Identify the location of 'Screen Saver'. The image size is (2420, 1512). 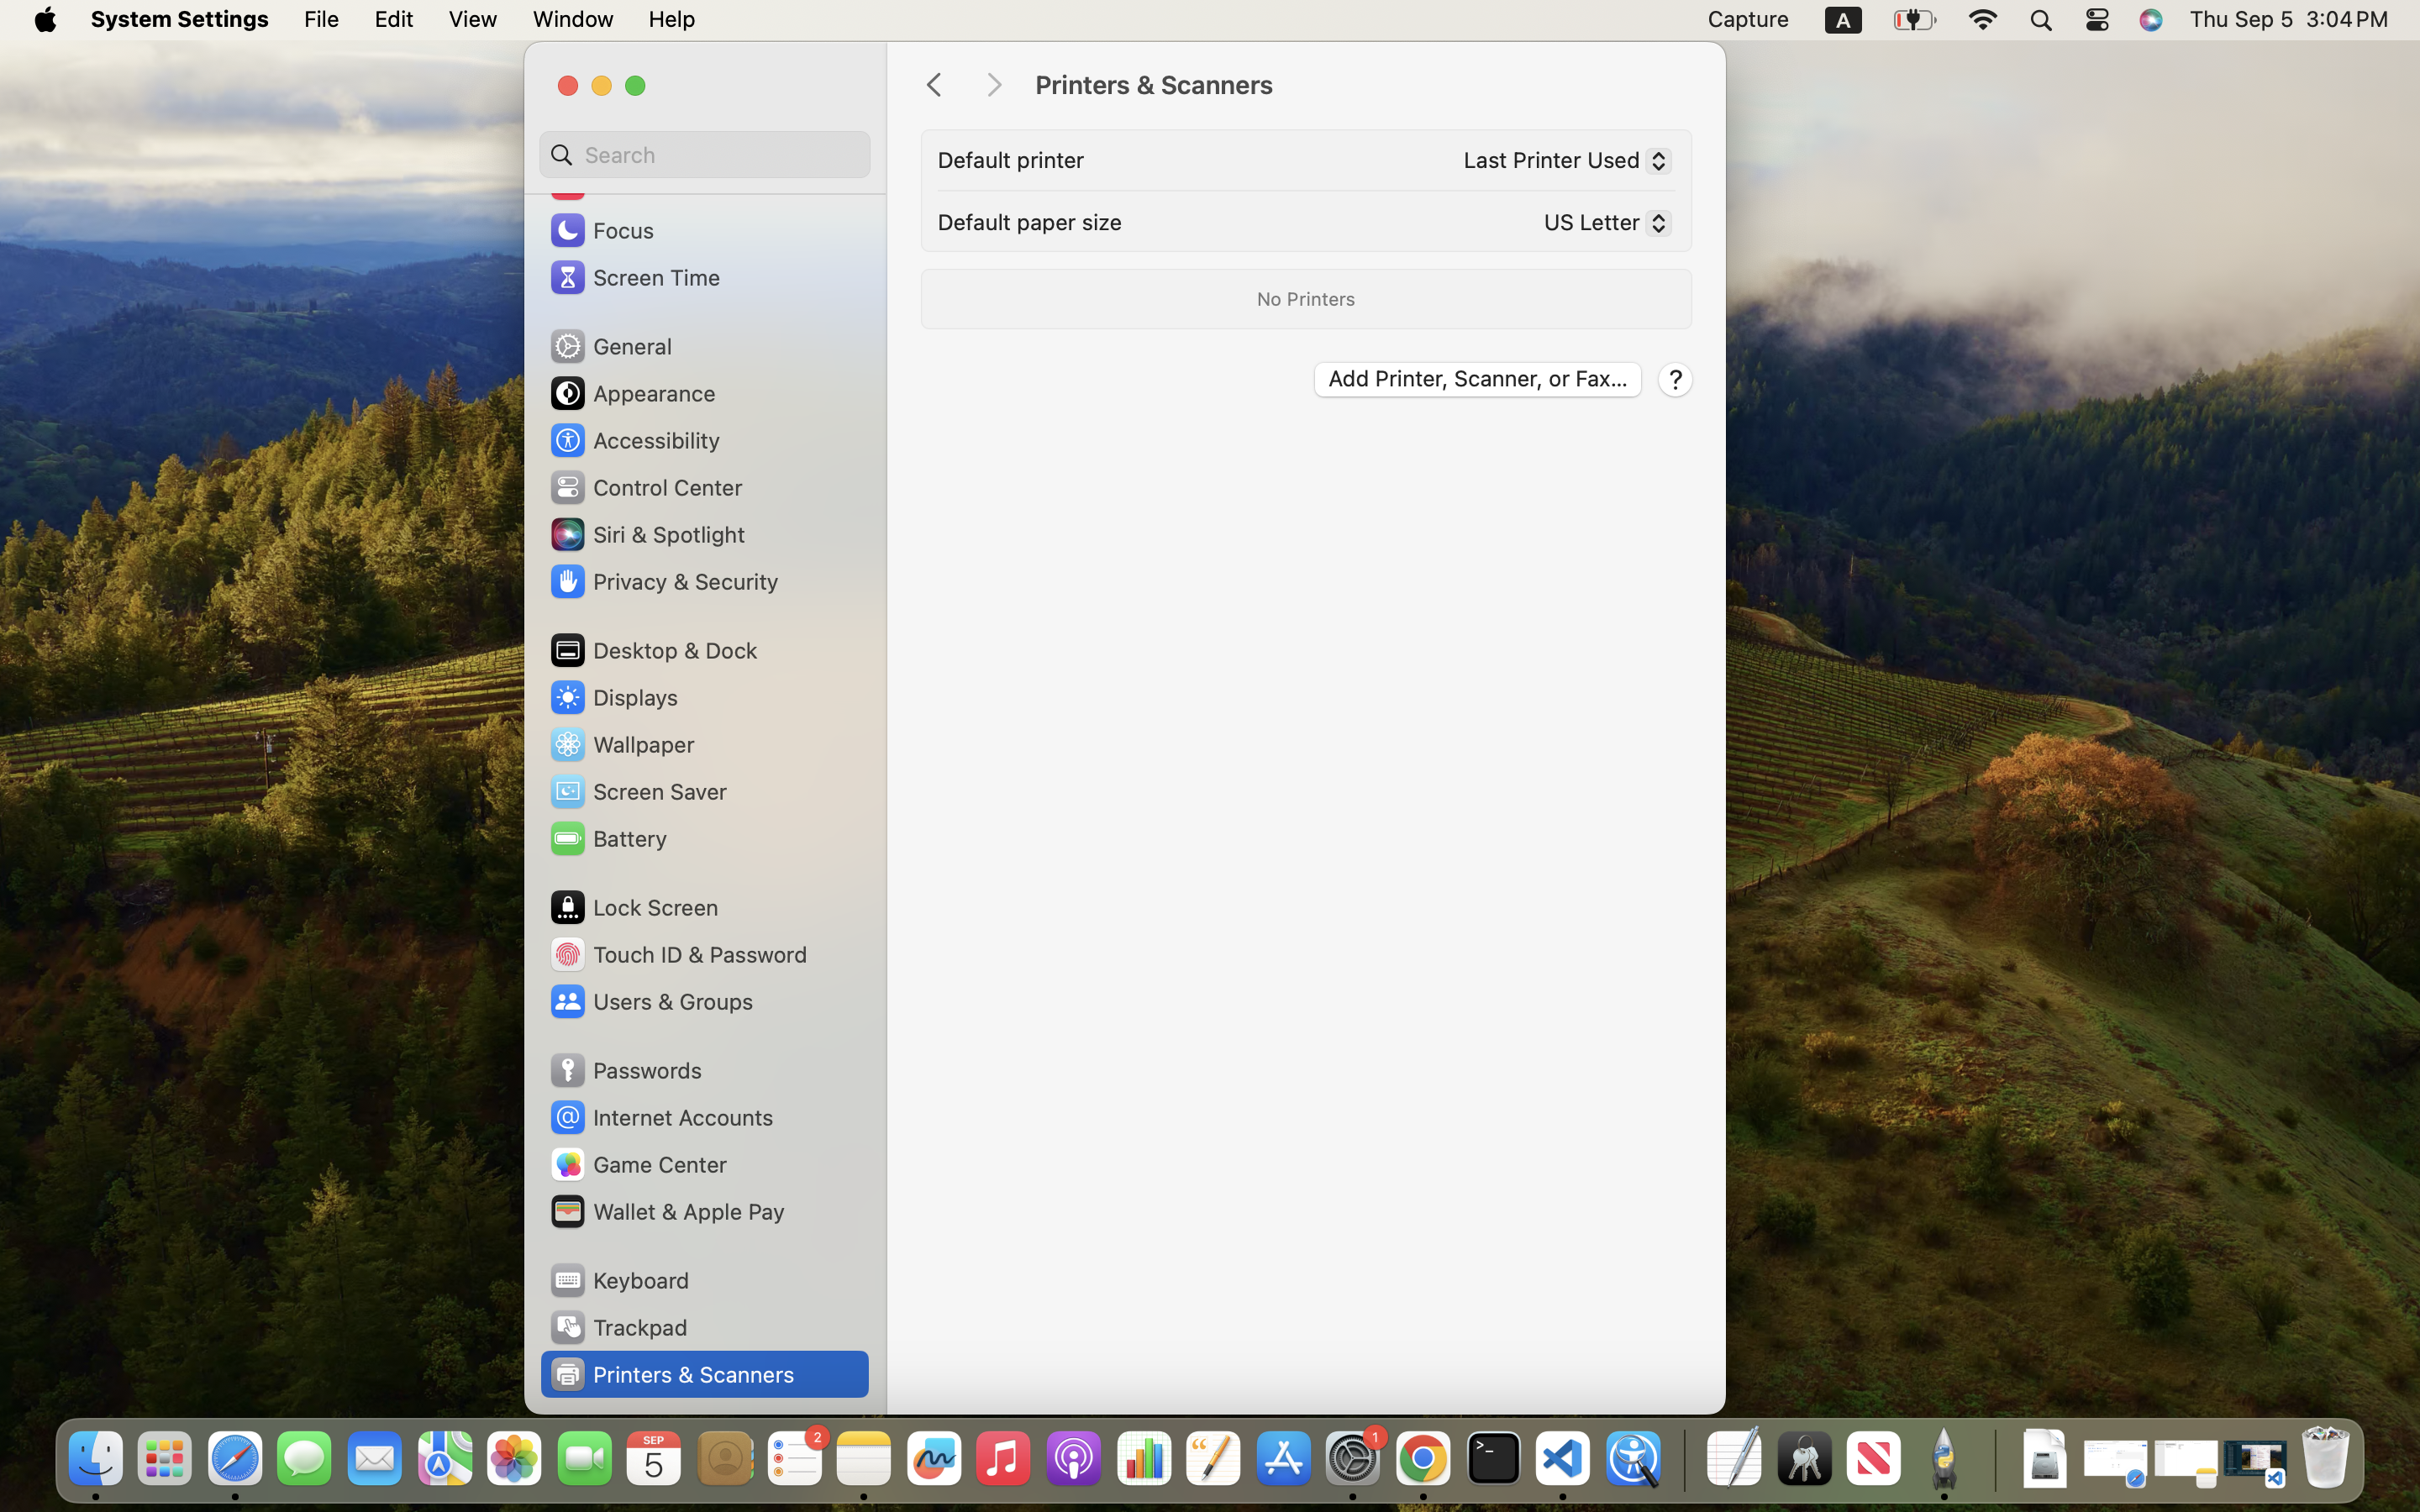
(637, 790).